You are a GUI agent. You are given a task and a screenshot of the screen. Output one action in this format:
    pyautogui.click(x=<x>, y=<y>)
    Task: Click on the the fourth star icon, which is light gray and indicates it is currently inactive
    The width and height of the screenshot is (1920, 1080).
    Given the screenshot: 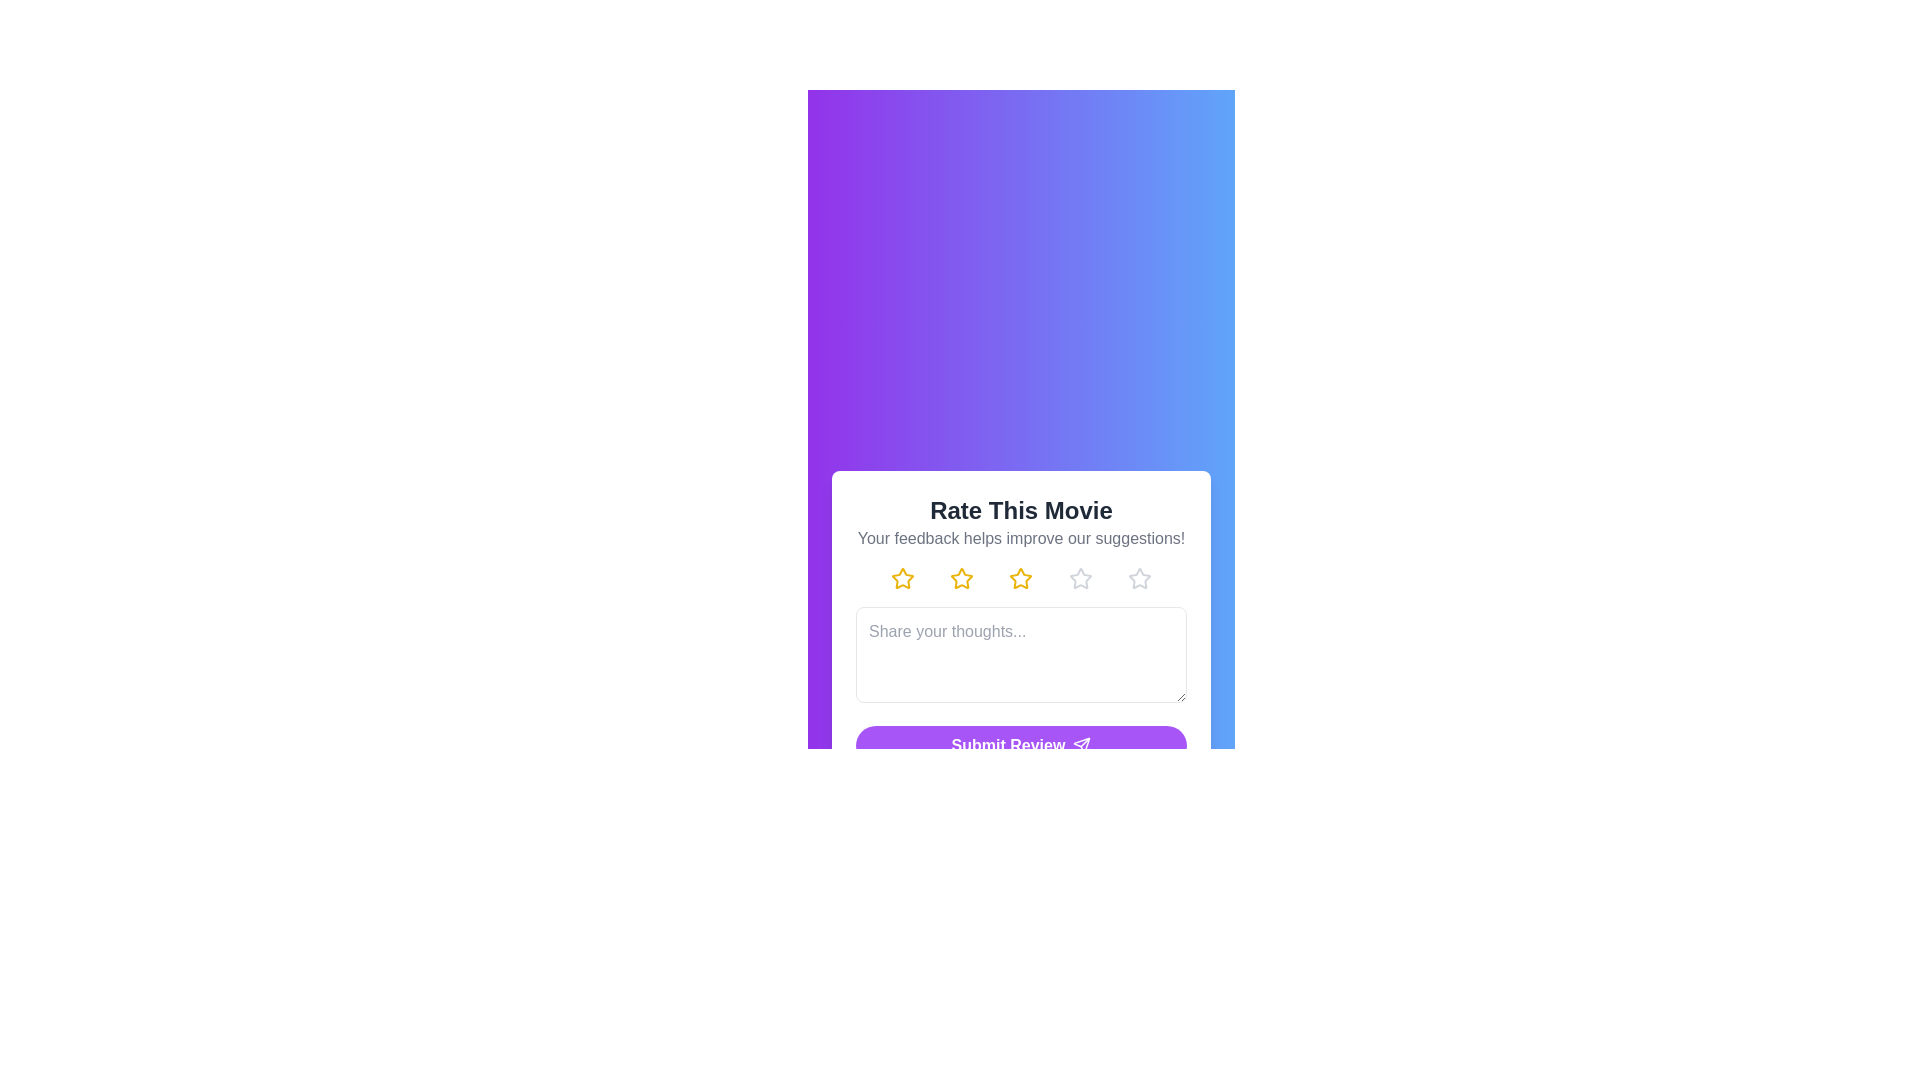 What is the action you would take?
    pyautogui.click(x=1079, y=578)
    